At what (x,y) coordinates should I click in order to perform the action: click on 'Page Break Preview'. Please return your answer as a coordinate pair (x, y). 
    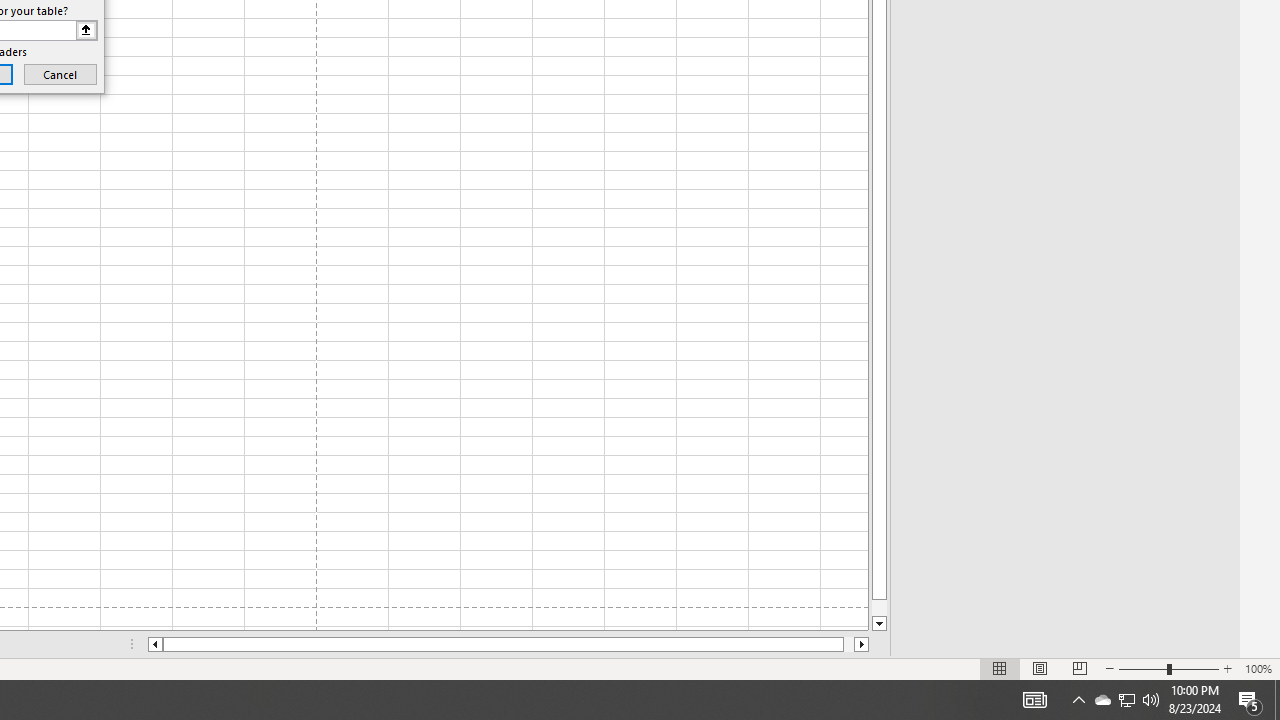
    Looking at the image, I should click on (1078, 669).